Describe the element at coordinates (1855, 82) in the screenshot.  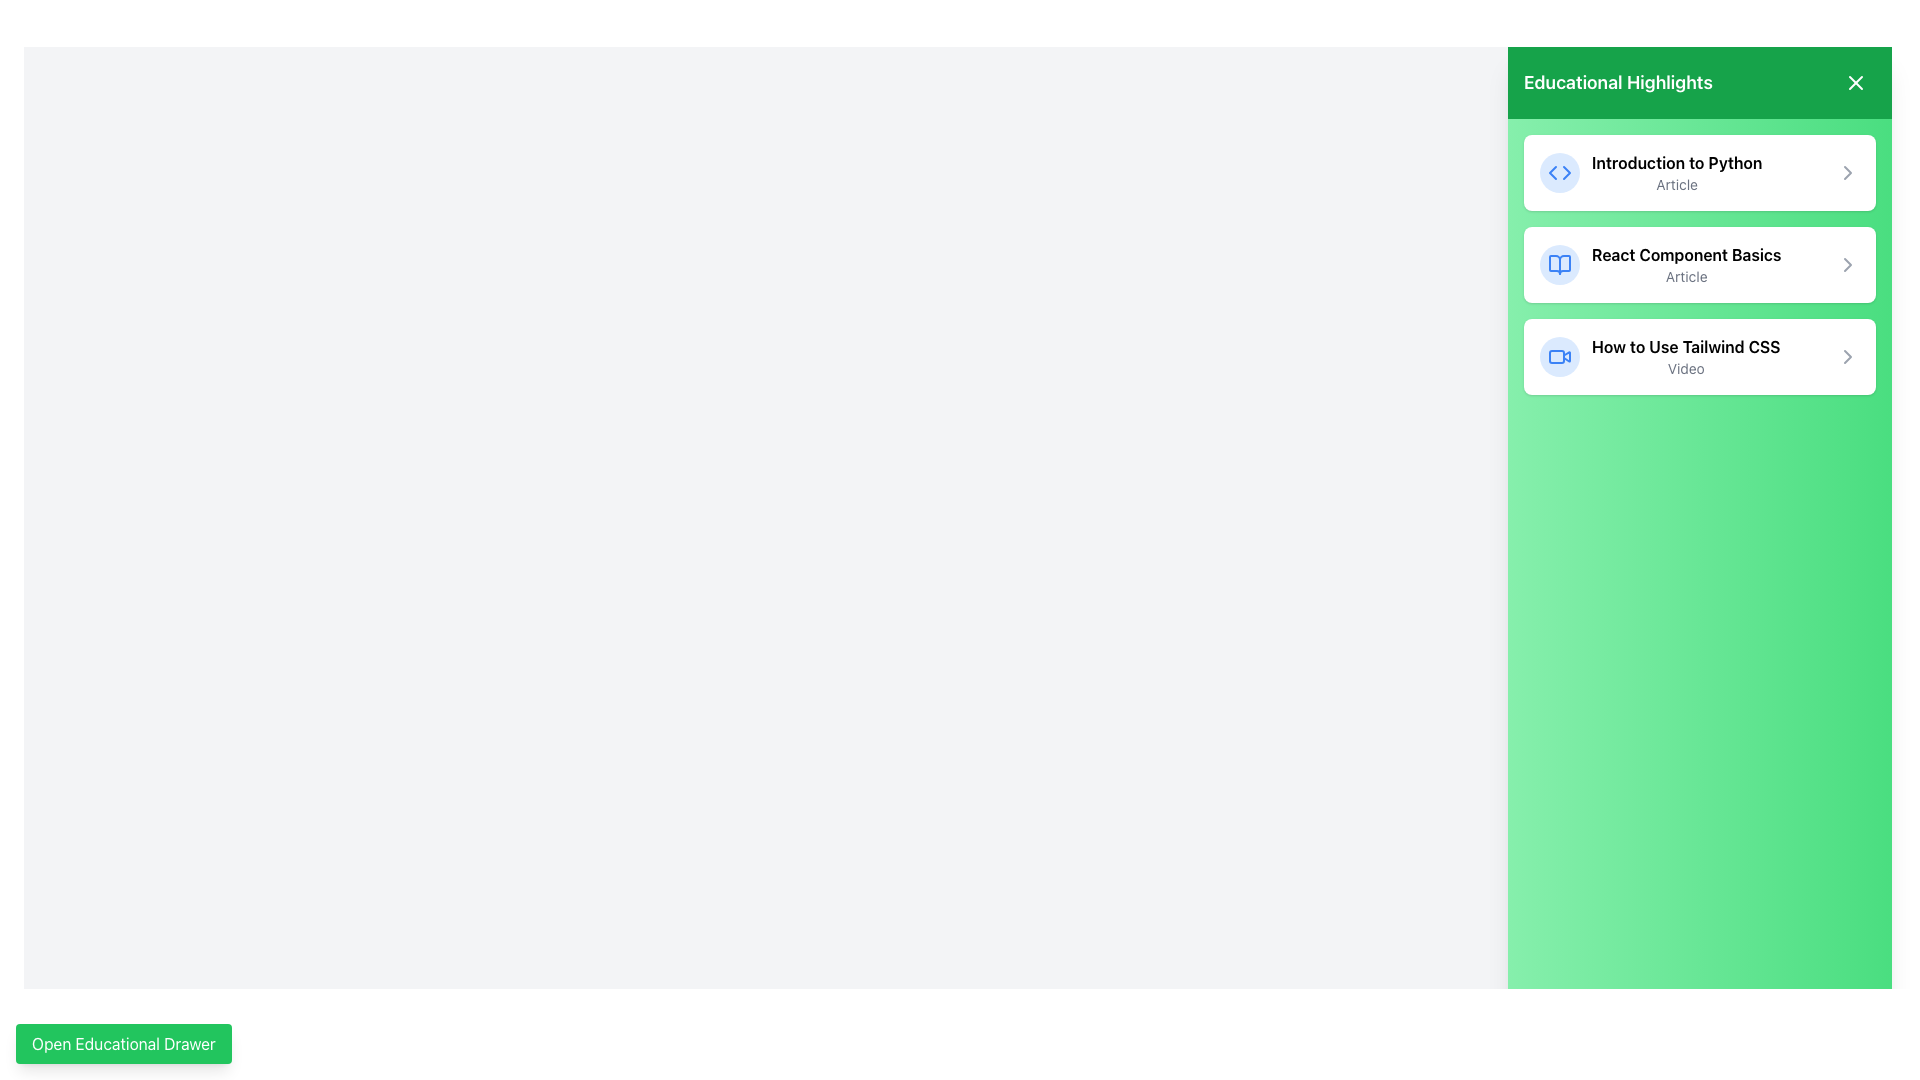
I see `the close Icon Button located in the top-right corner of the 'Educational Highlights' sidebar` at that location.